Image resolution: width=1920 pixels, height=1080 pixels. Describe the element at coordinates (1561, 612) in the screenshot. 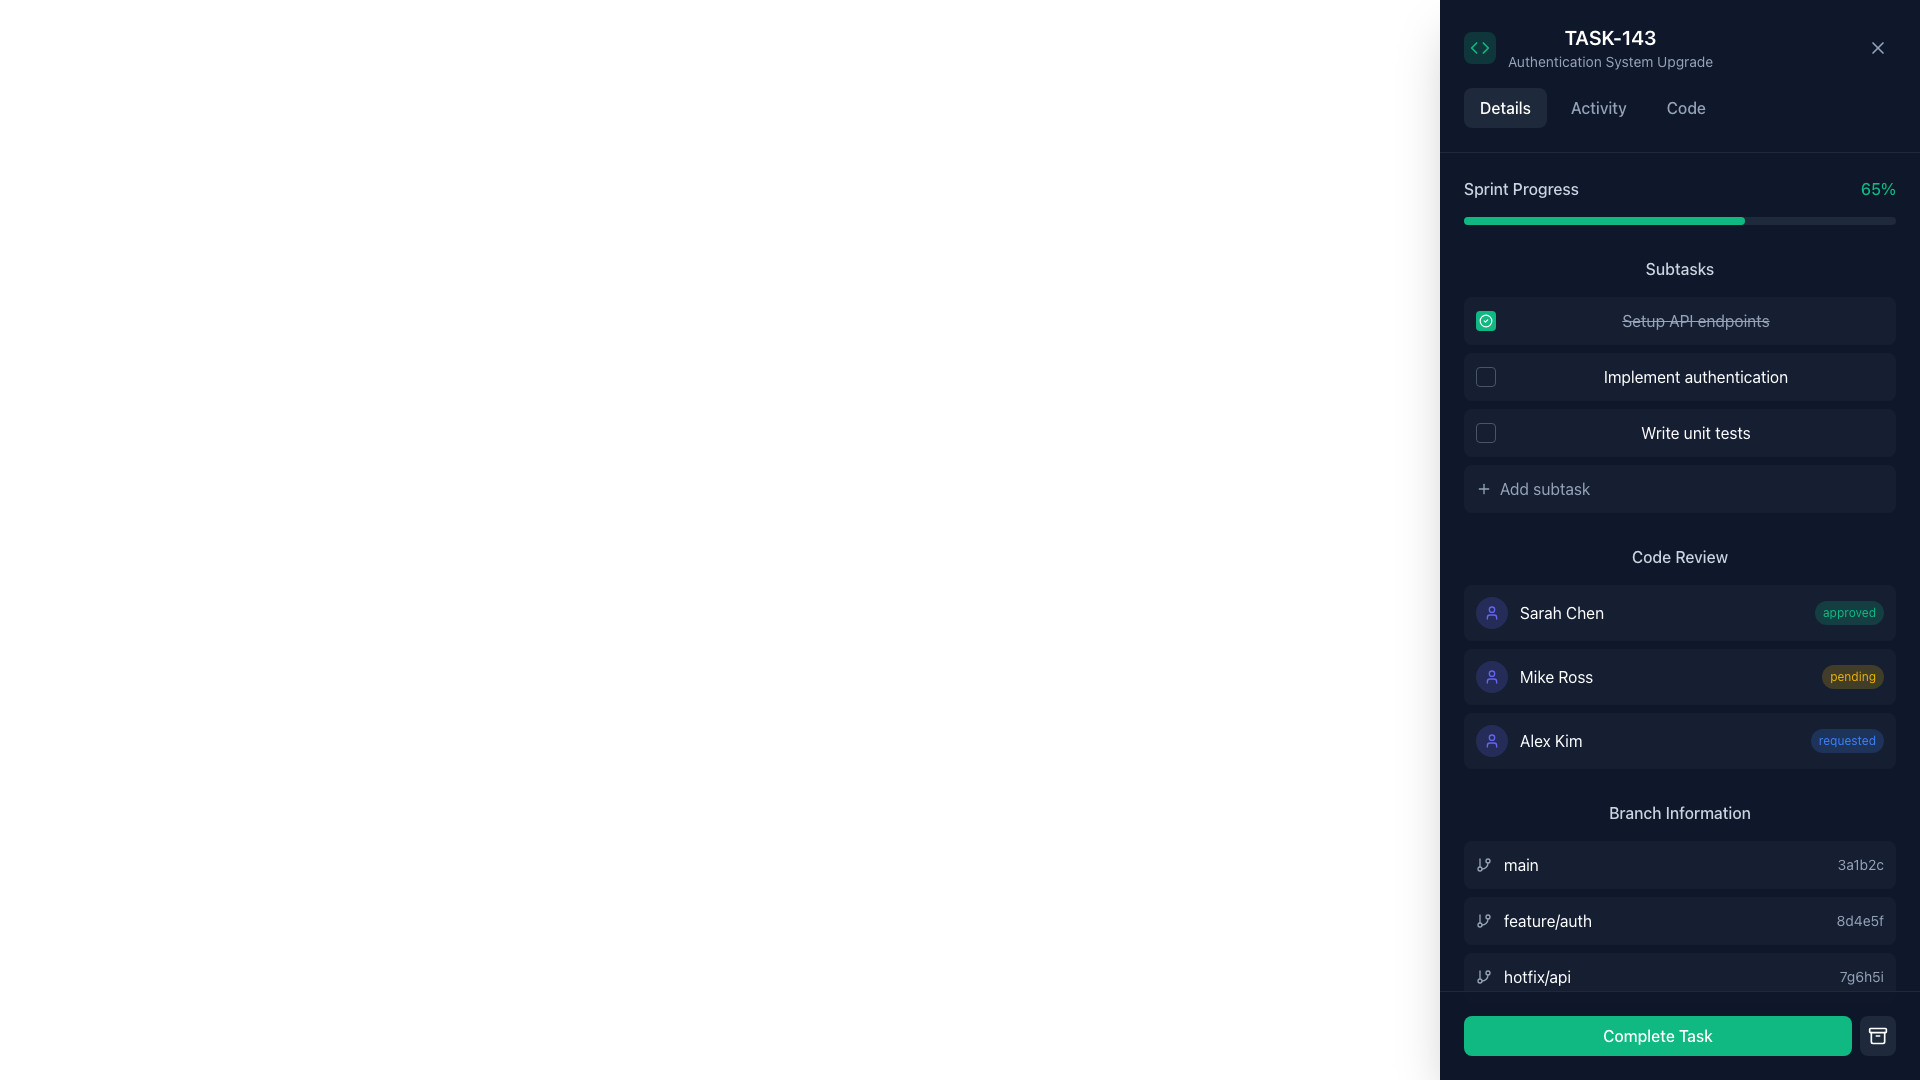

I see `the Text Label displaying 'Sarah Chen', which is the first name listed under the 'Code Review' section of the task management application` at that location.